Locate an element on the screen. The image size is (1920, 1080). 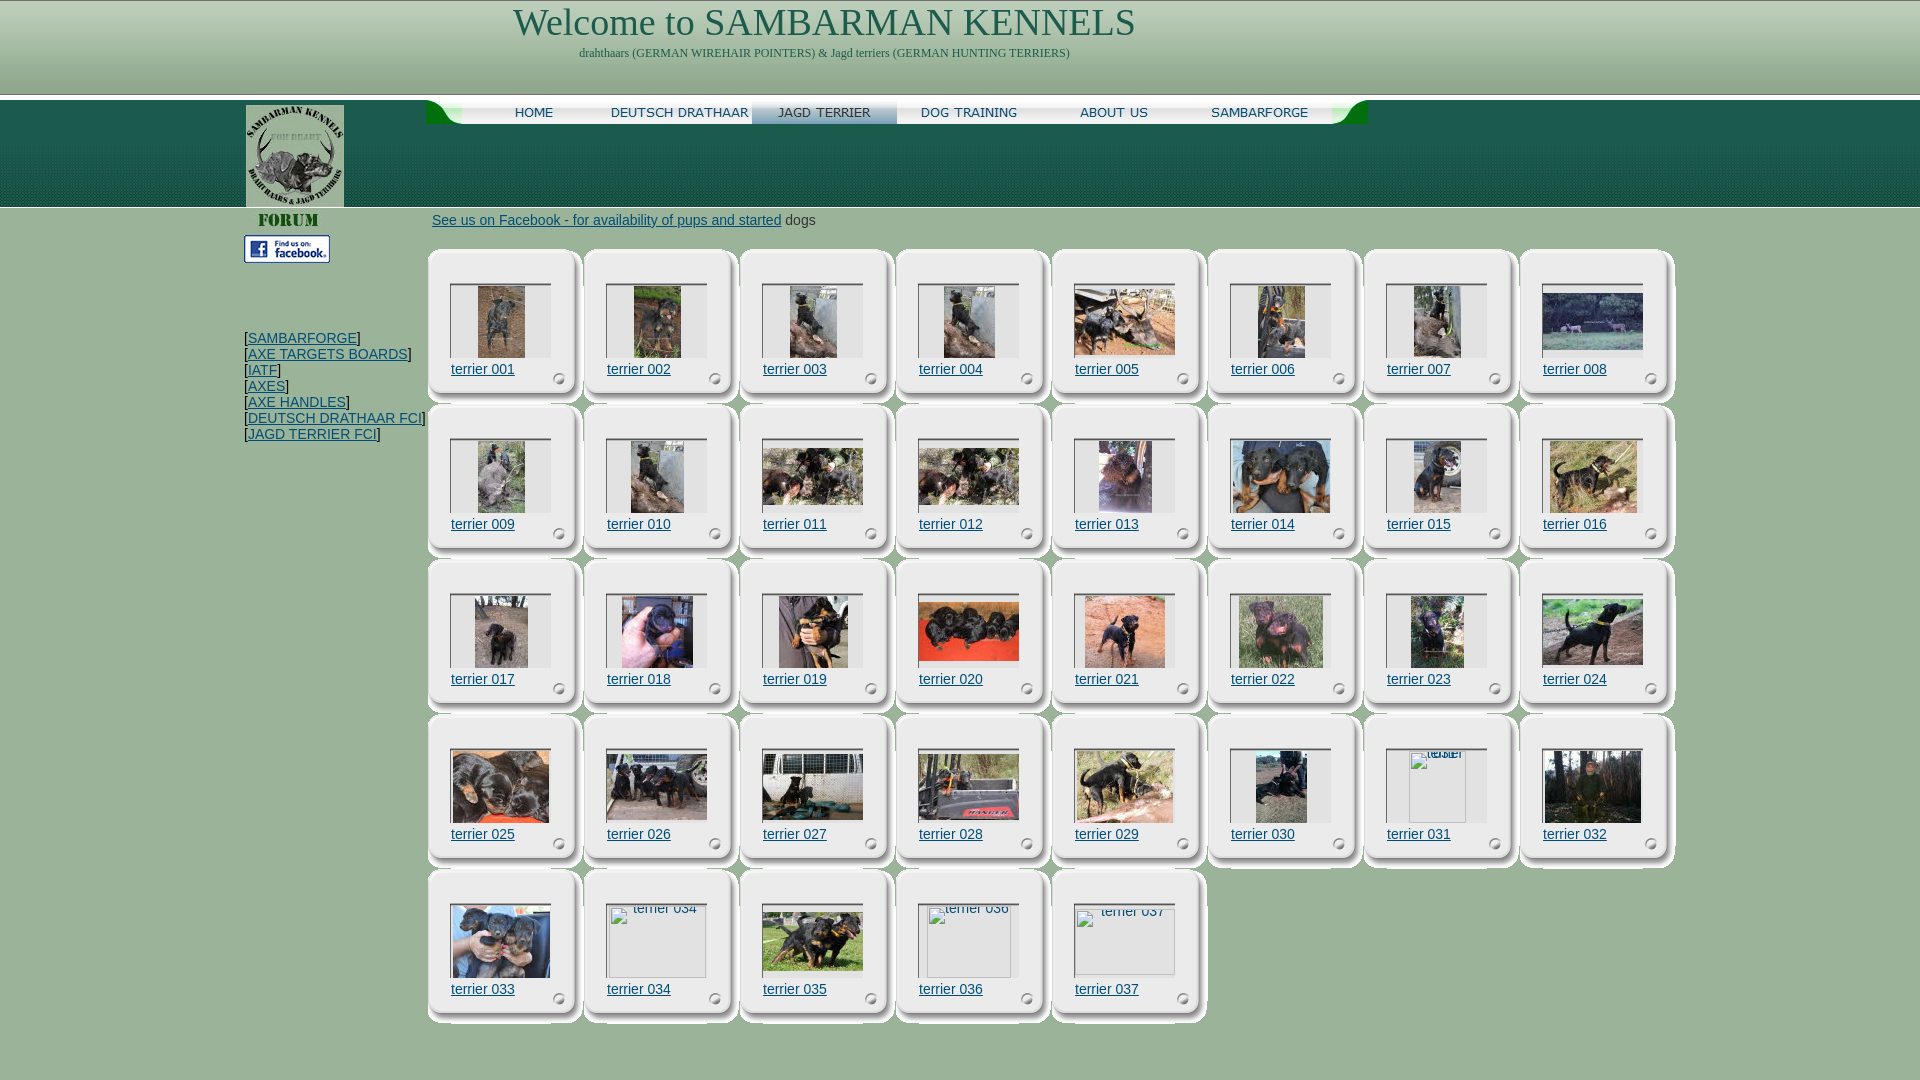
'terrier 003' is located at coordinates (762, 369).